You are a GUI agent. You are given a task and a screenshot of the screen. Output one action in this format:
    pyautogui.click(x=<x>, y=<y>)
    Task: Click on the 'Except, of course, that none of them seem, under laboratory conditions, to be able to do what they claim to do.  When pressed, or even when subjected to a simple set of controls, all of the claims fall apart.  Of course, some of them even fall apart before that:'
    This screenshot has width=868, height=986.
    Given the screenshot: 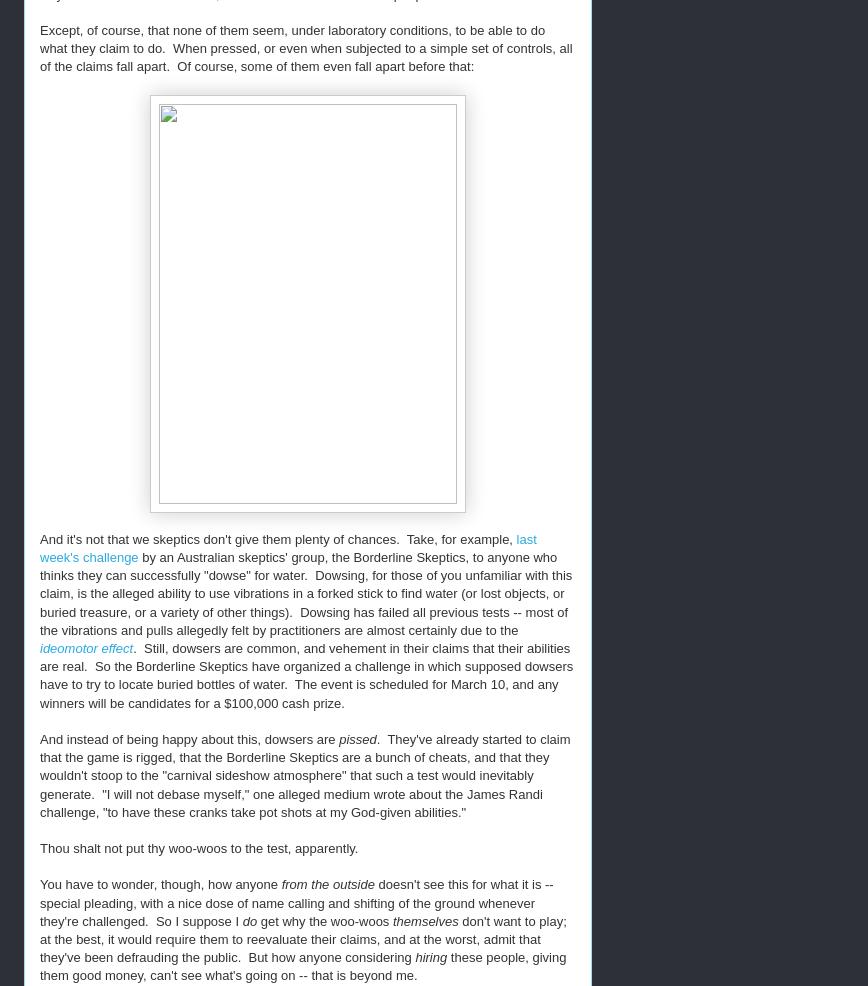 What is the action you would take?
    pyautogui.click(x=305, y=47)
    